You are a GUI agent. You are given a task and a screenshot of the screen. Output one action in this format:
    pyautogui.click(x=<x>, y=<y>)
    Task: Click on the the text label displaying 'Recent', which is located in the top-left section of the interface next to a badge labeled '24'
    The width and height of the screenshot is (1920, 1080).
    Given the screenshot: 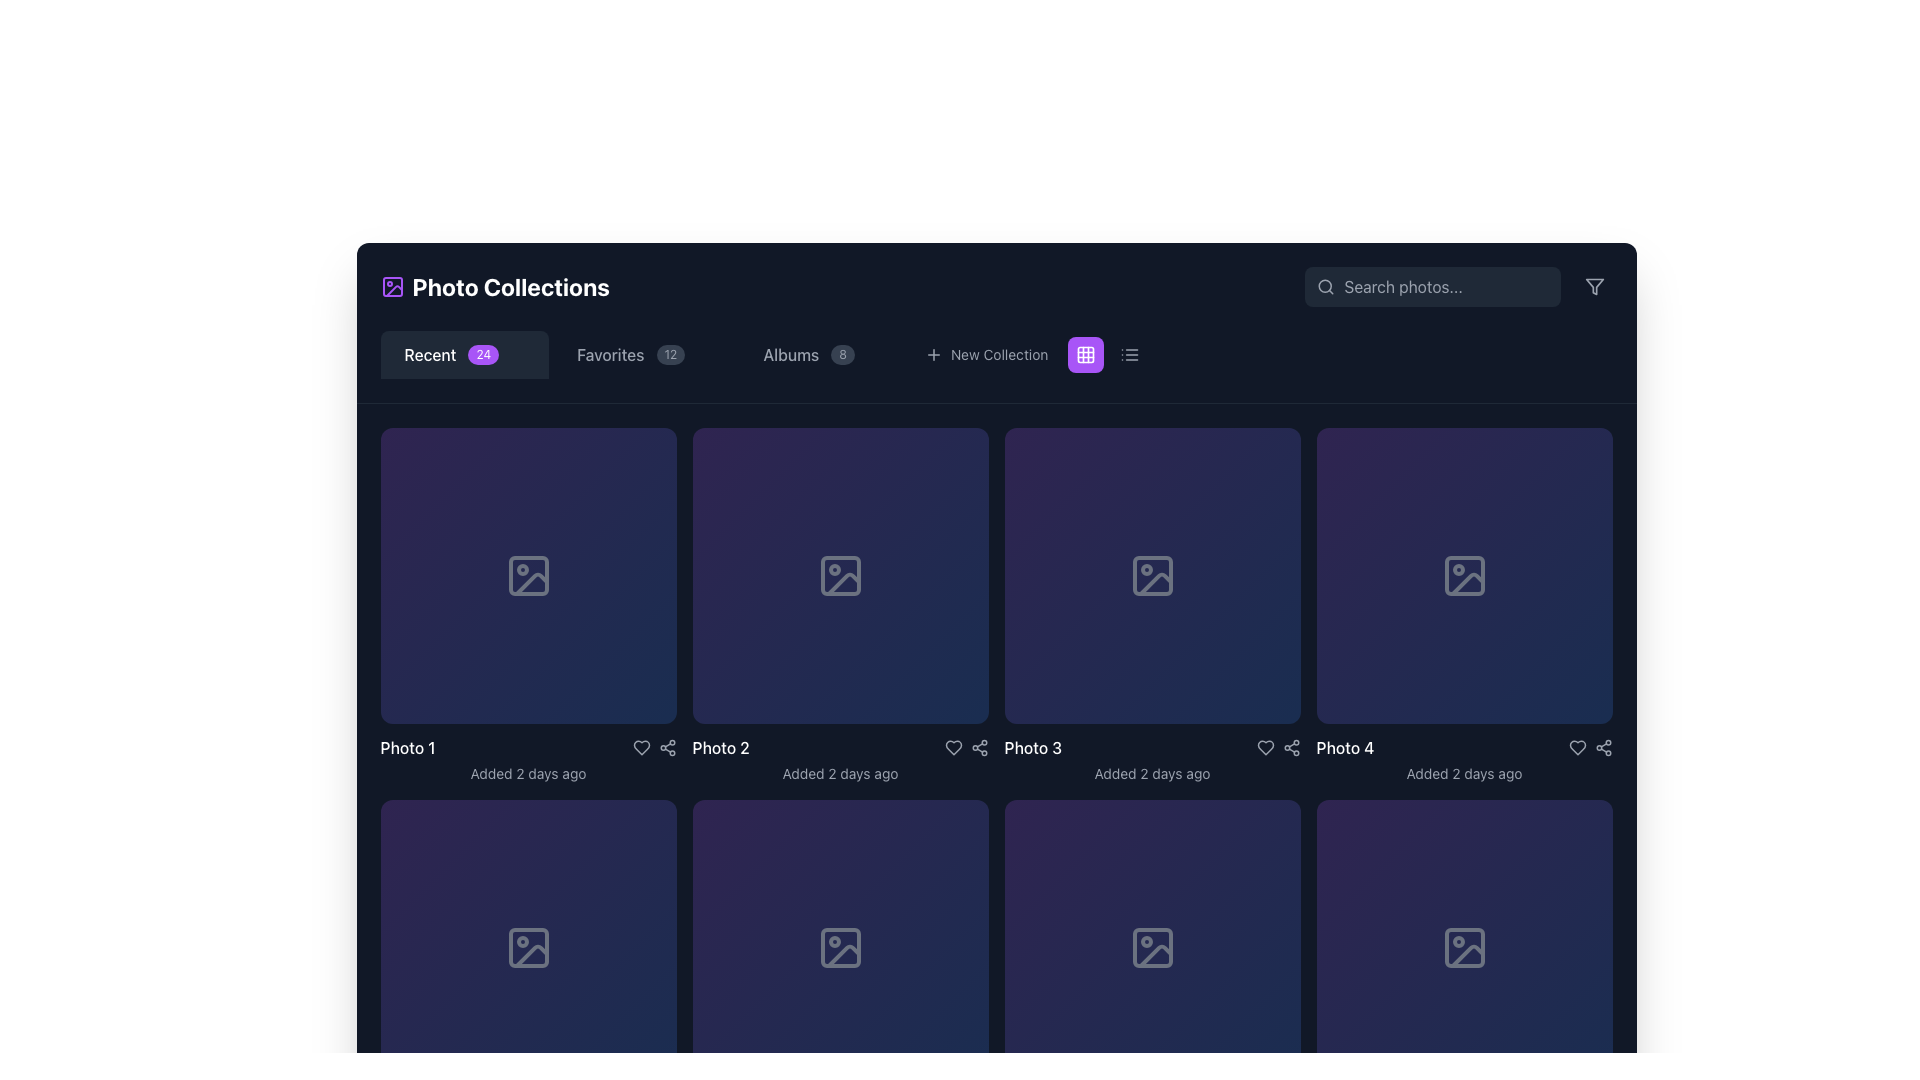 What is the action you would take?
    pyautogui.click(x=429, y=353)
    